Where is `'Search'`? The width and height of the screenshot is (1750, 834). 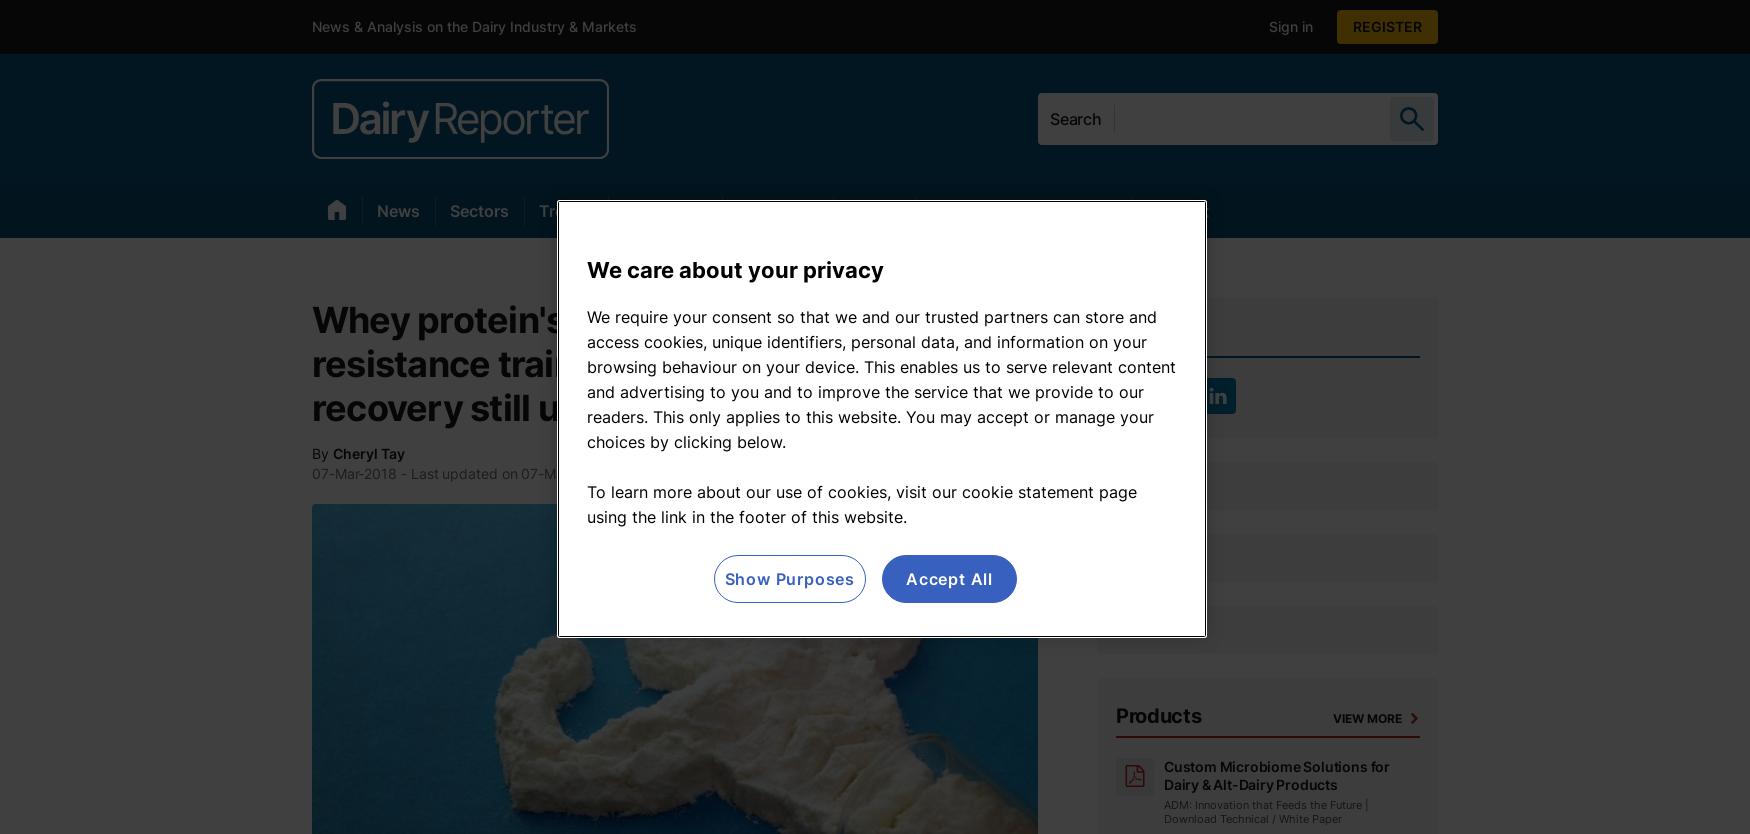
'Search' is located at coordinates (1075, 118).